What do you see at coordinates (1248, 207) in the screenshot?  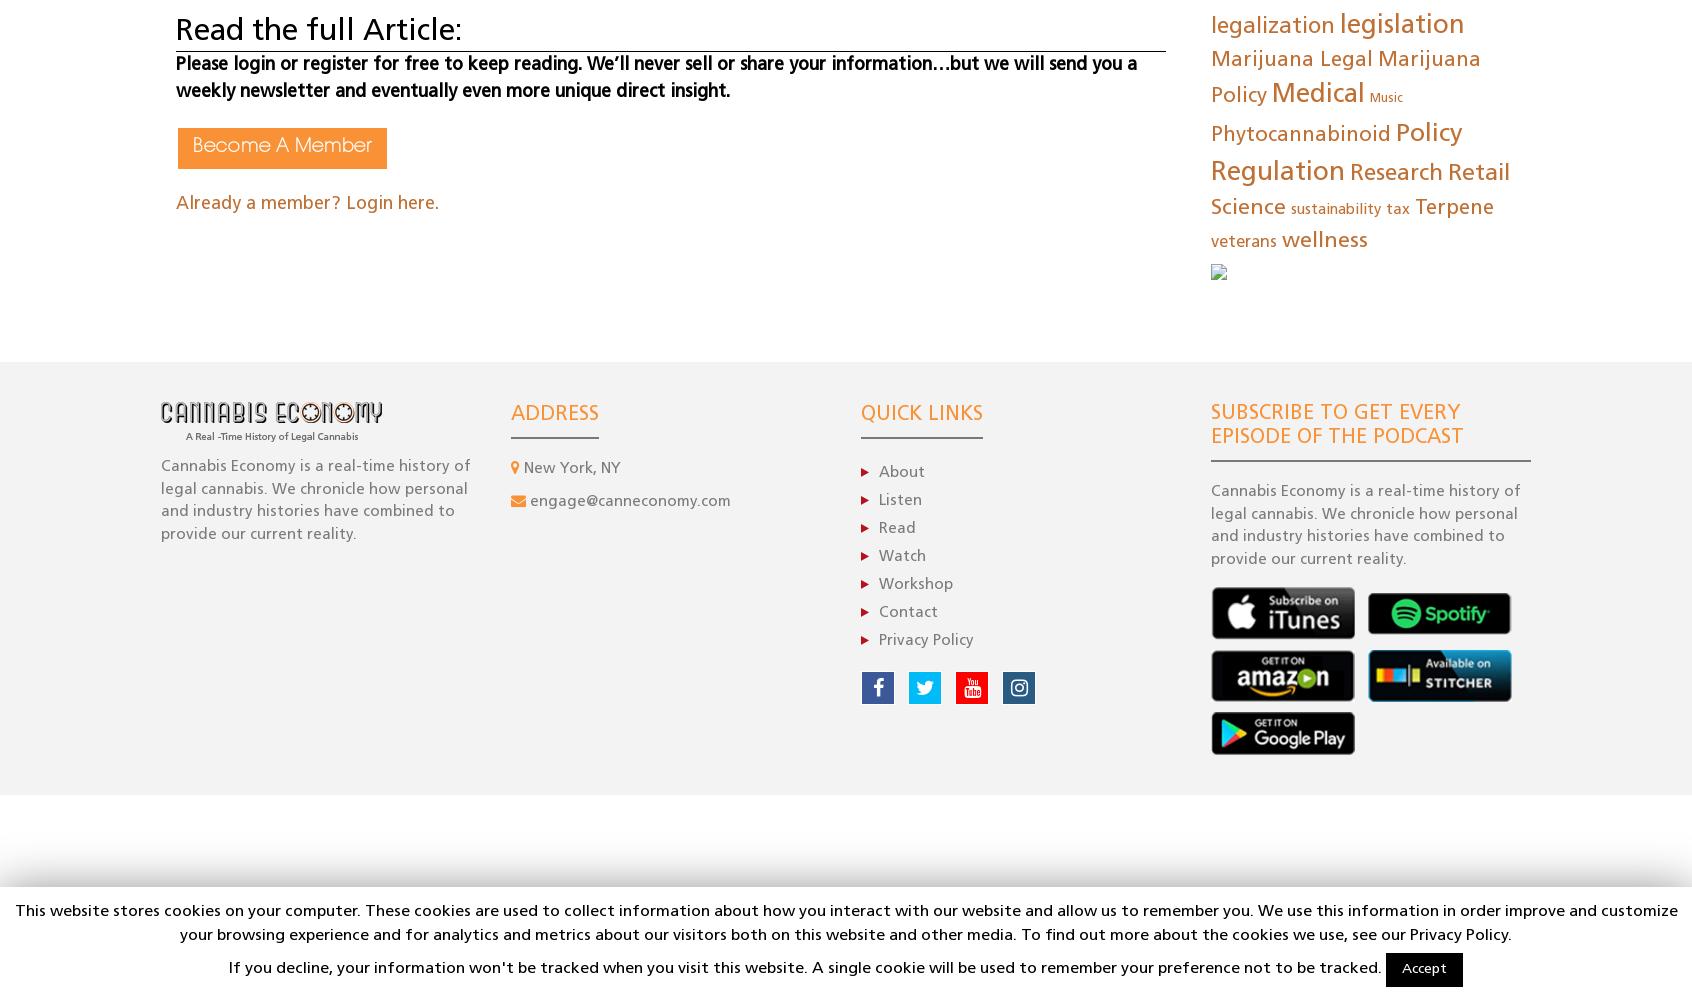 I see `'Science'` at bounding box center [1248, 207].